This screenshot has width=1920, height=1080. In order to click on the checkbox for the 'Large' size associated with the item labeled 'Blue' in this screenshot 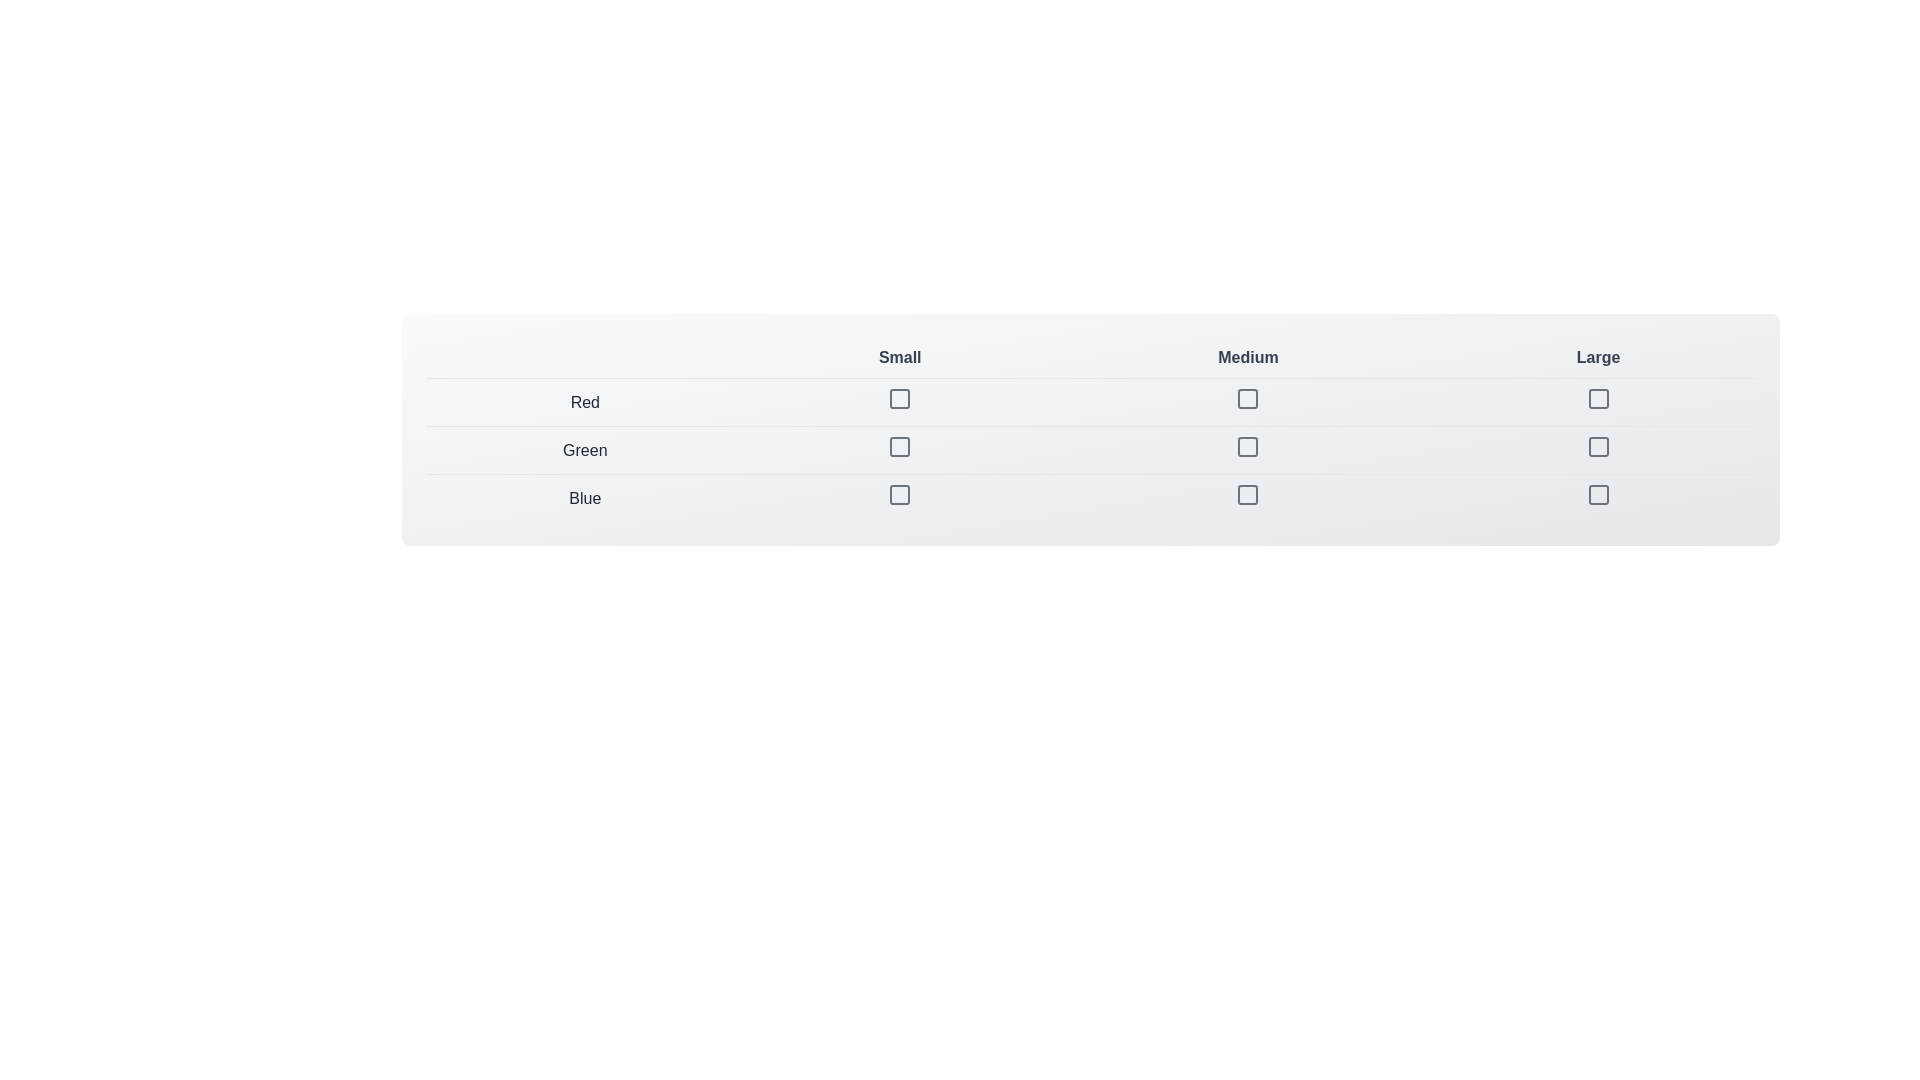, I will do `click(1597, 497)`.